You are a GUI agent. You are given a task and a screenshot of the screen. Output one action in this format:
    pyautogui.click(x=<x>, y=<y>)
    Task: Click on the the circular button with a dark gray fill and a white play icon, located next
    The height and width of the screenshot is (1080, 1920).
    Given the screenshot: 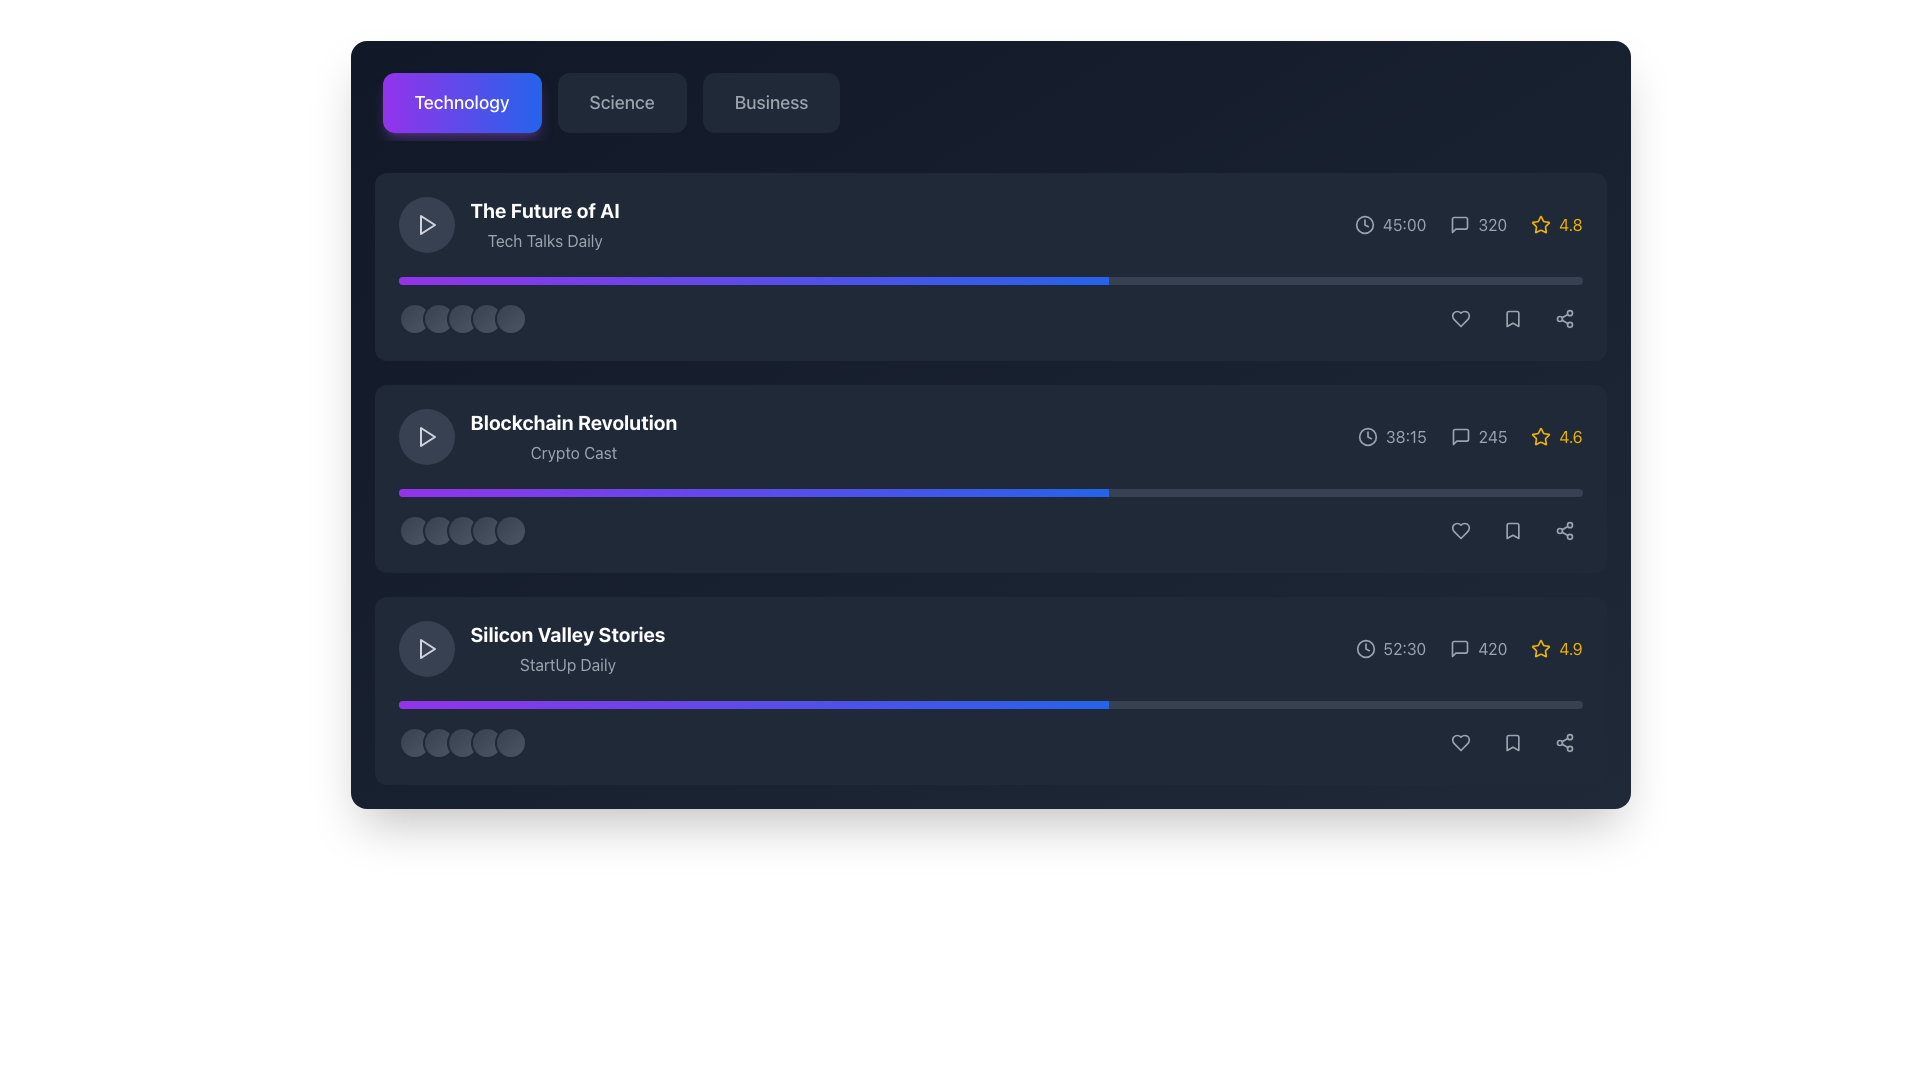 What is the action you would take?
    pyautogui.click(x=425, y=224)
    